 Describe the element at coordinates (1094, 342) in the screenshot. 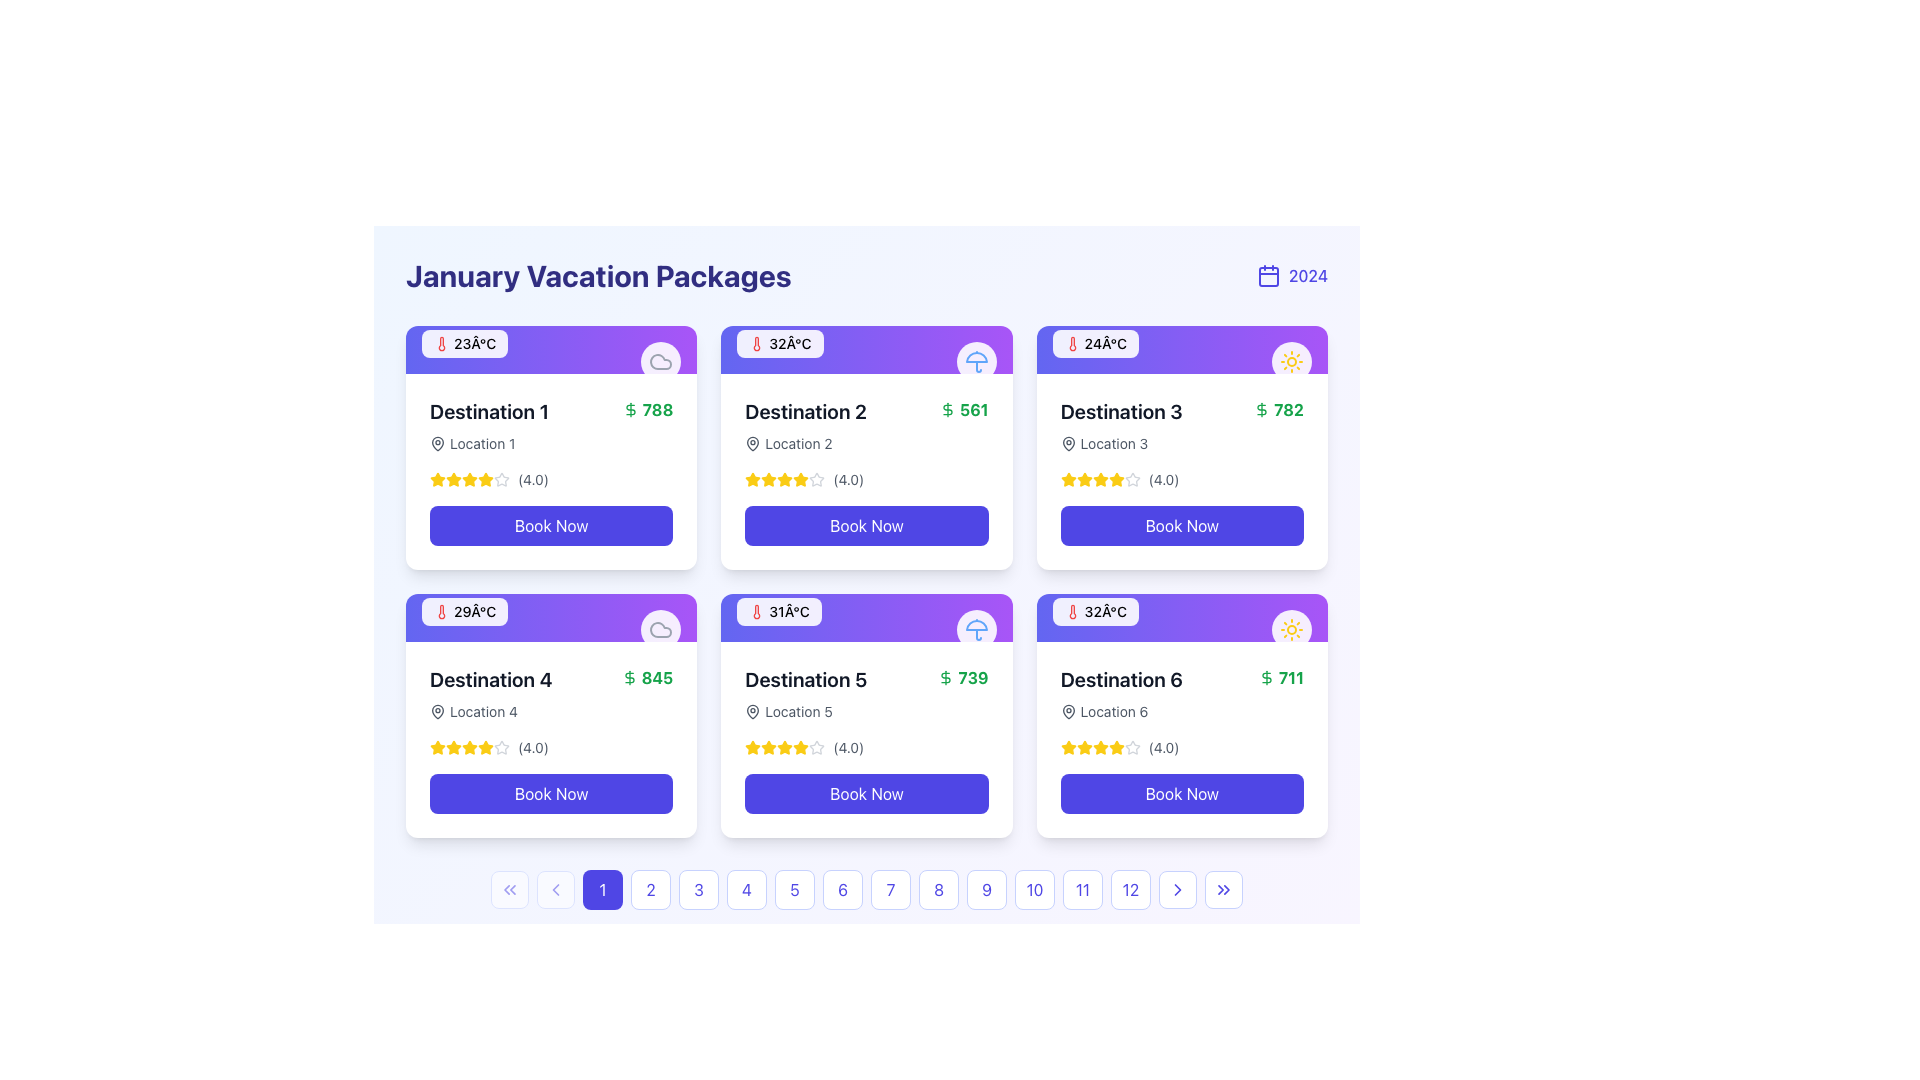

I see `temperature displayed in the badge located at the top-left corner of the card for 'Destination 3', which is positioned beneath the purple top bar` at that location.